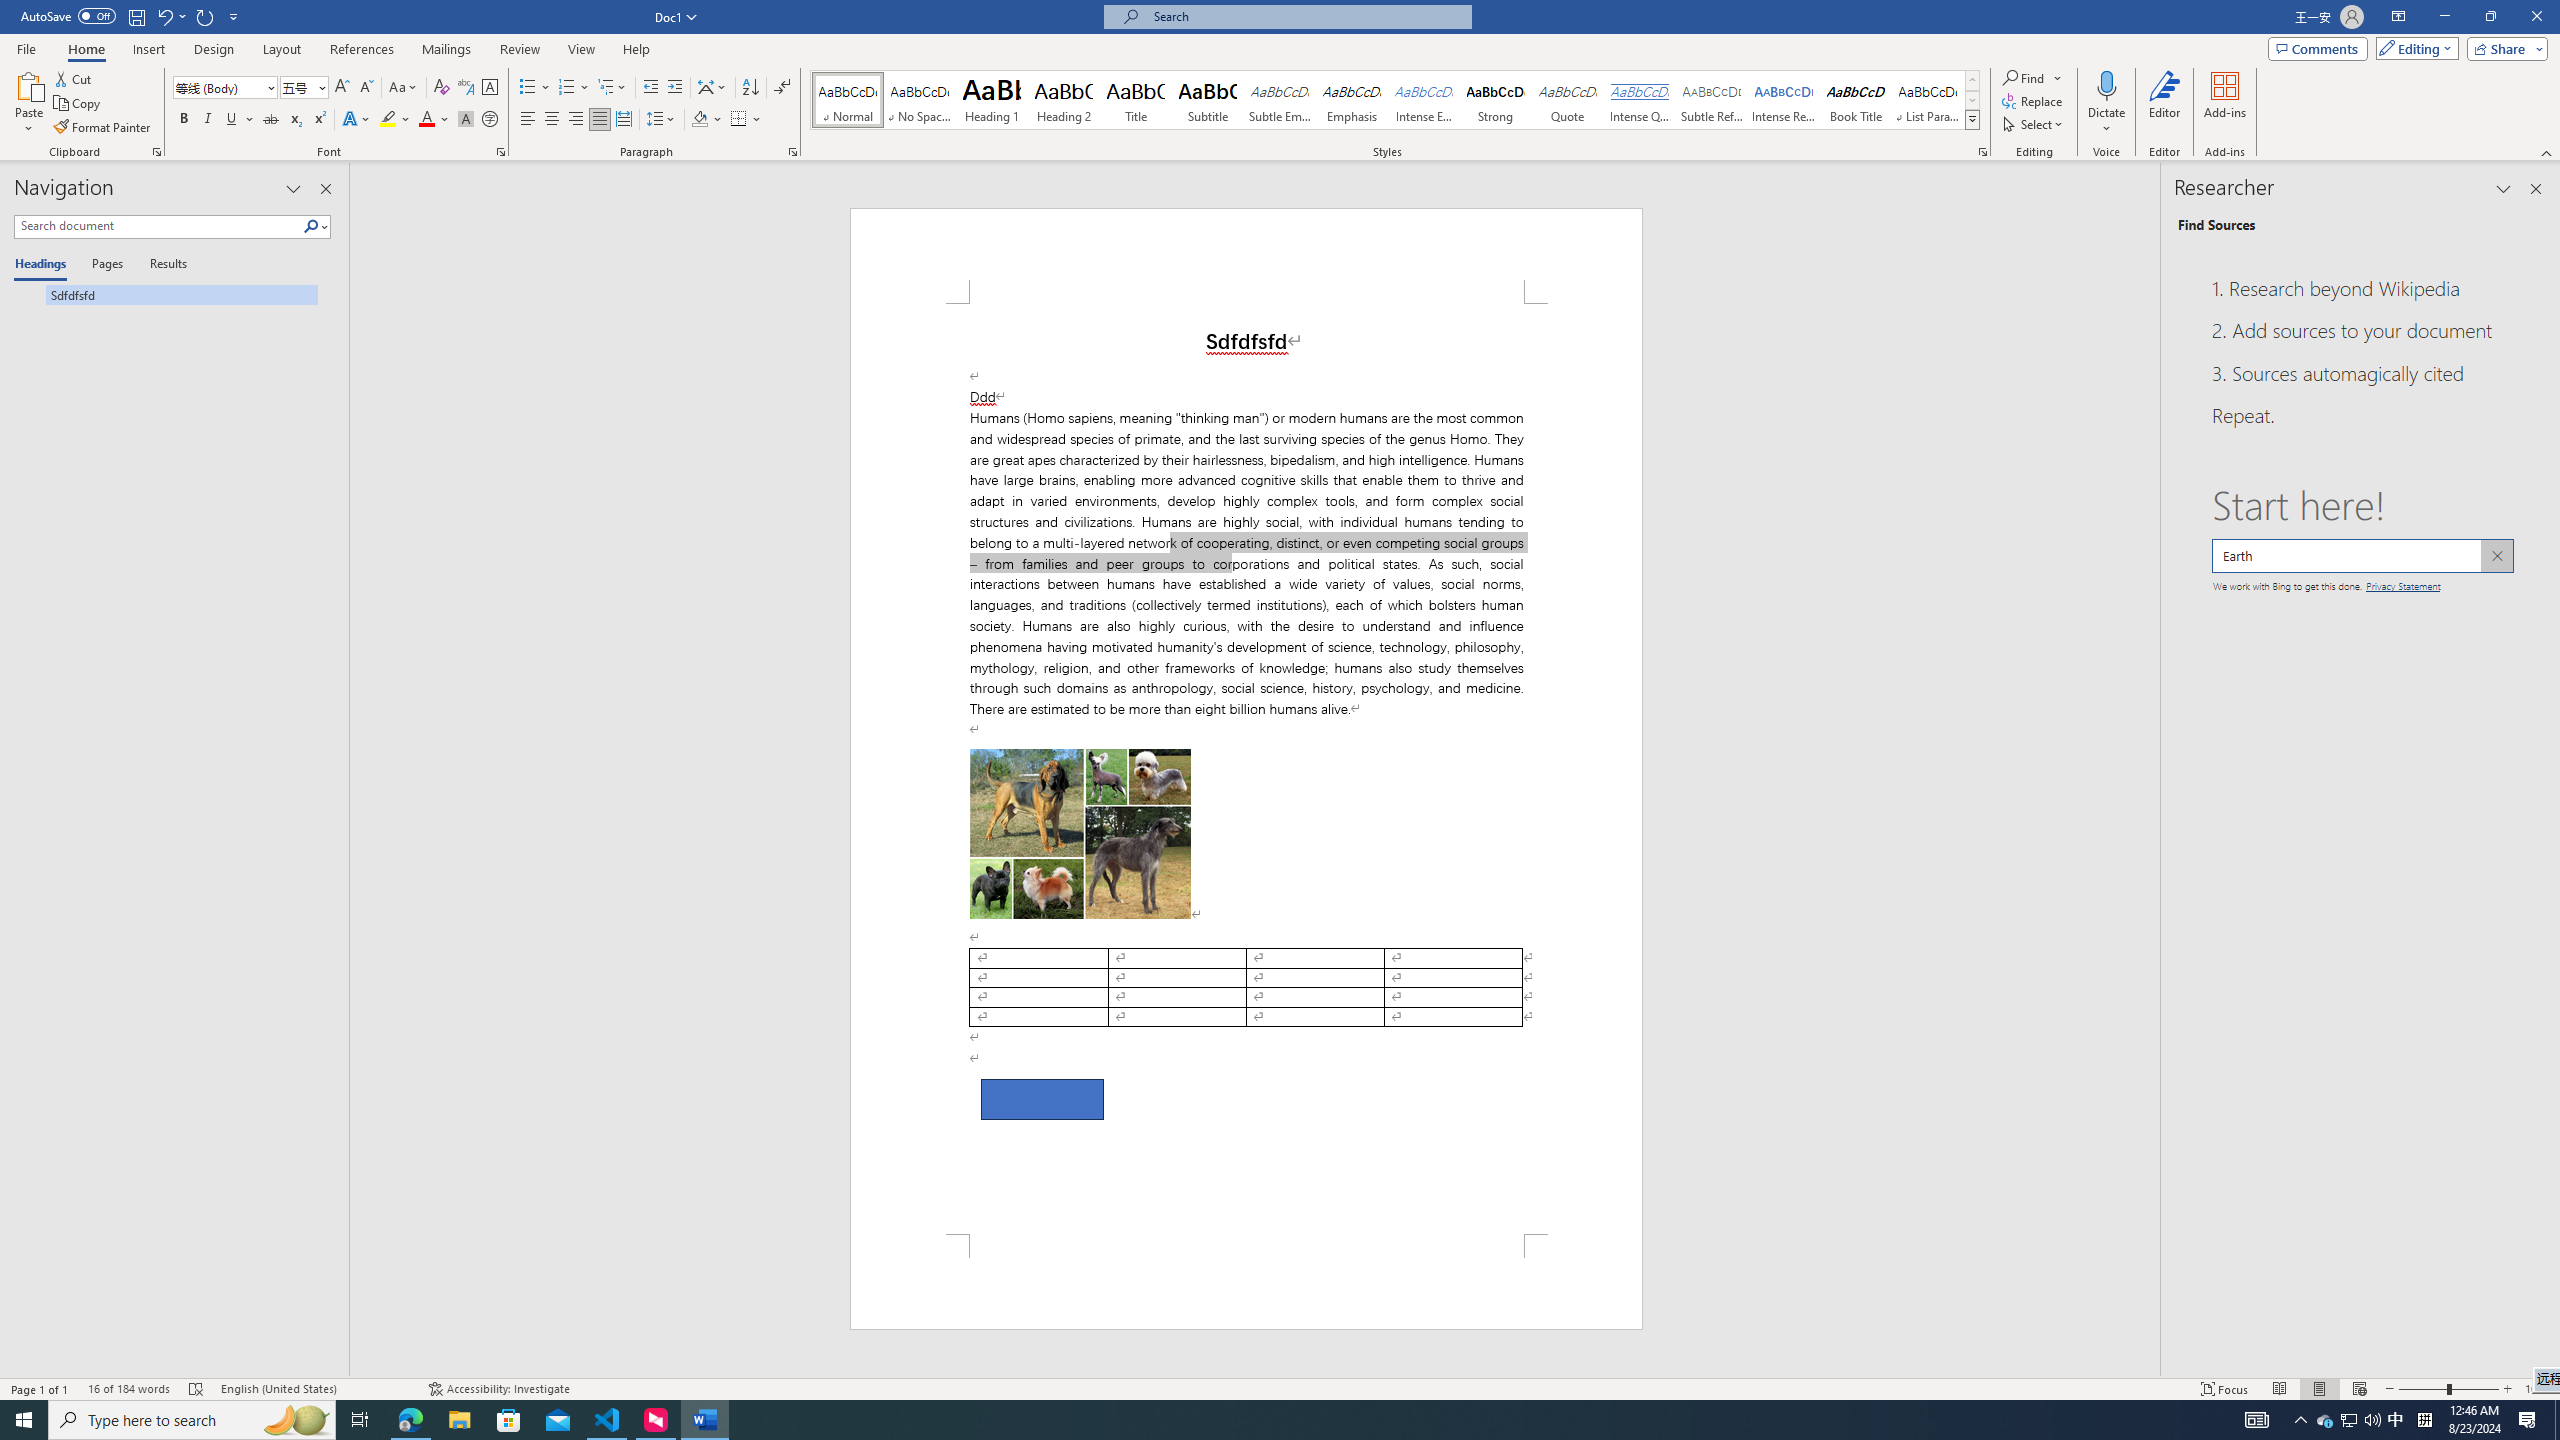 Image resolution: width=2560 pixels, height=1440 pixels. I want to click on 'Home', so click(85, 49).